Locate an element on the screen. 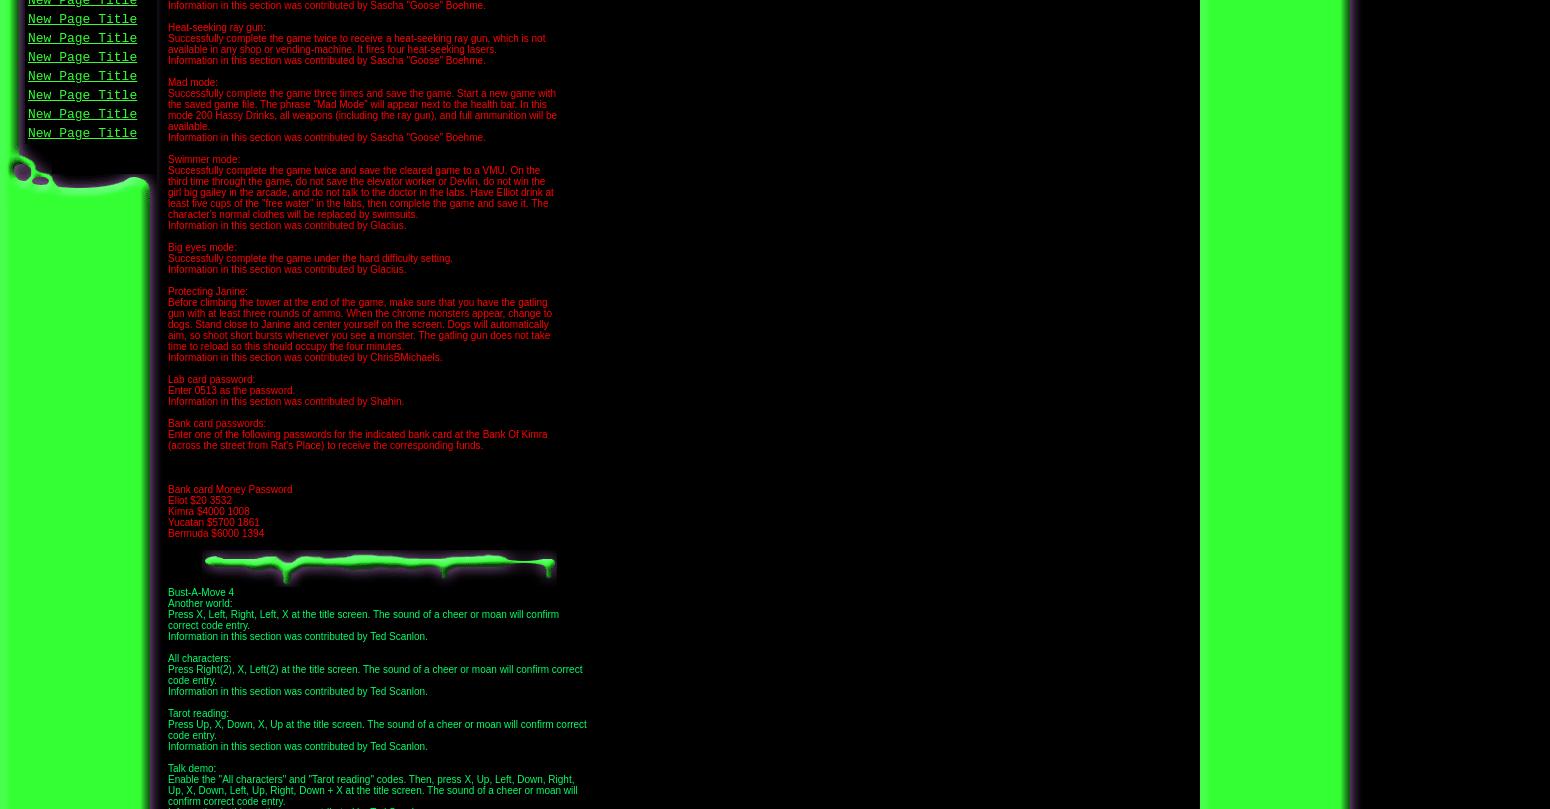 The width and height of the screenshot is (1550, 809). 'Protecting Janine:' is located at coordinates (207, 291).